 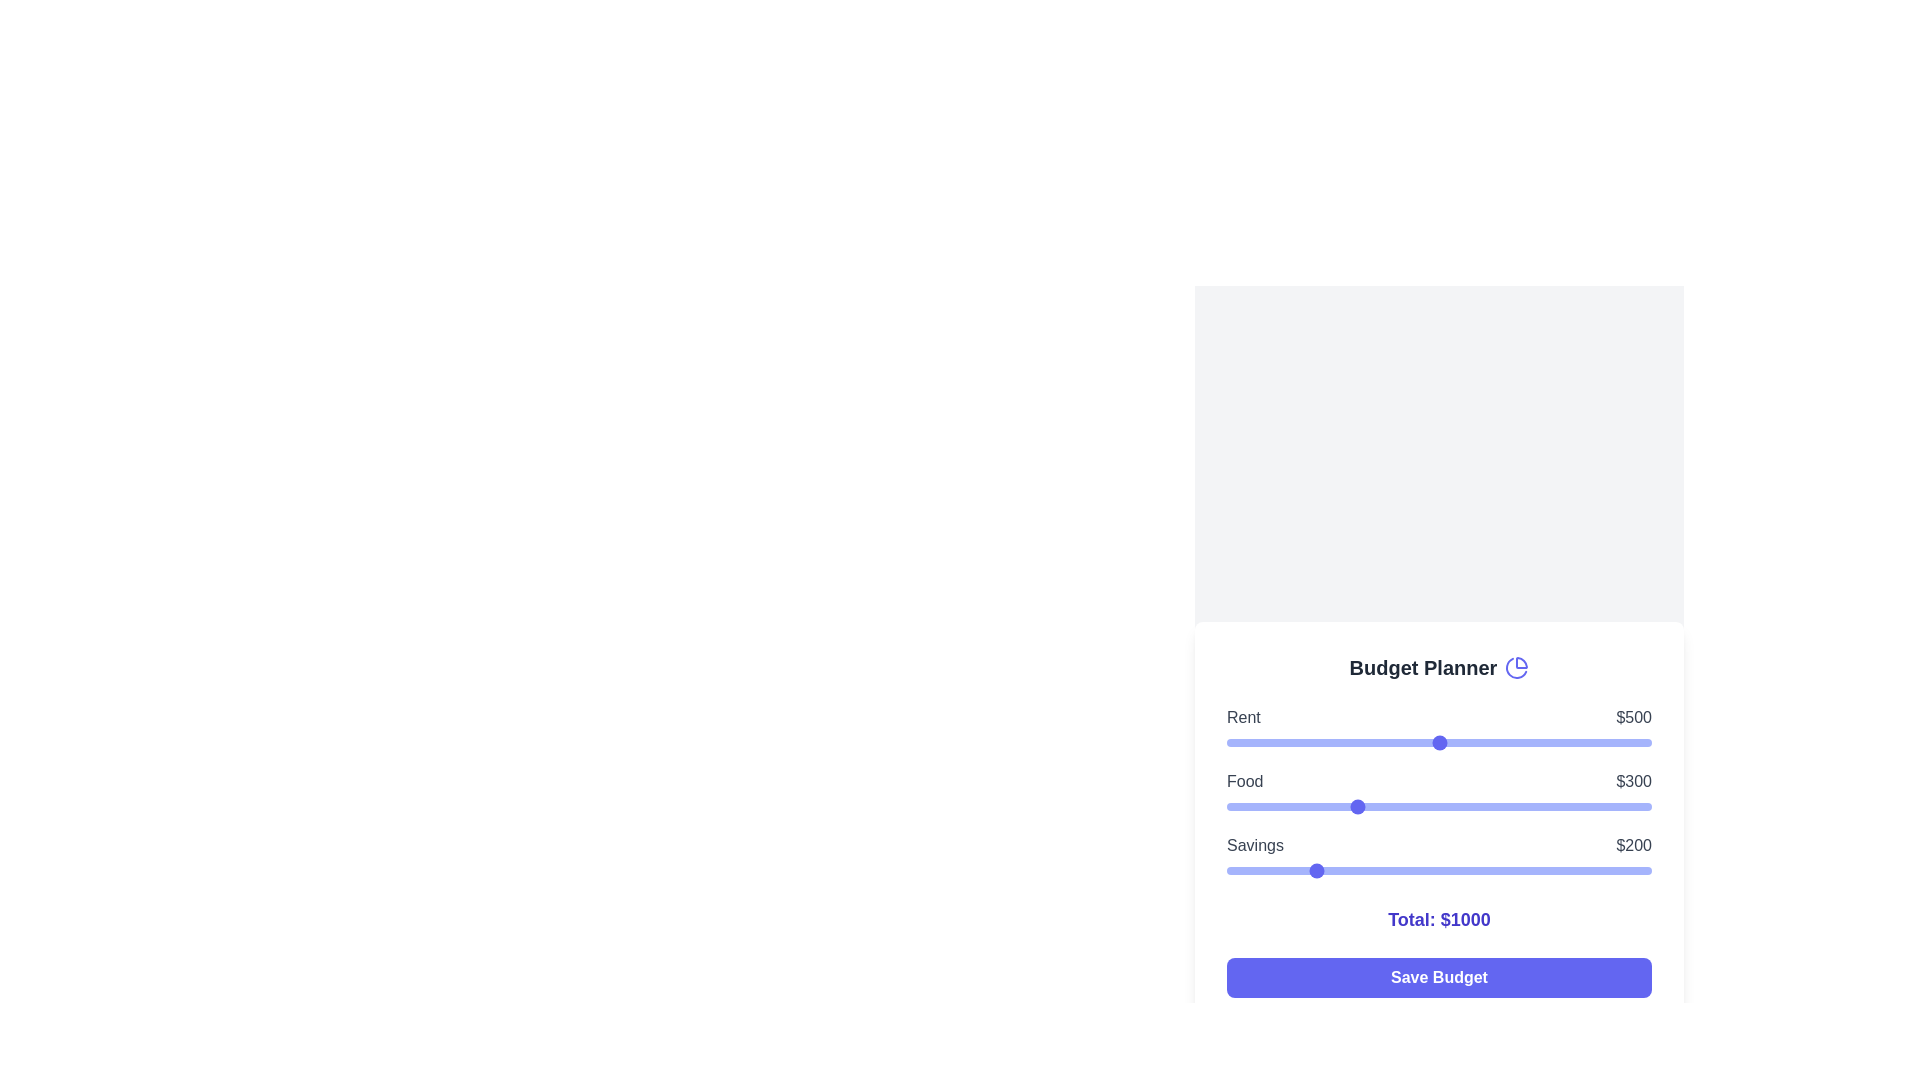 What do you see at coordinates (1234, 870) in the screenshot?
I see `the savings slider to 19` at bounding box center [1234, 870].